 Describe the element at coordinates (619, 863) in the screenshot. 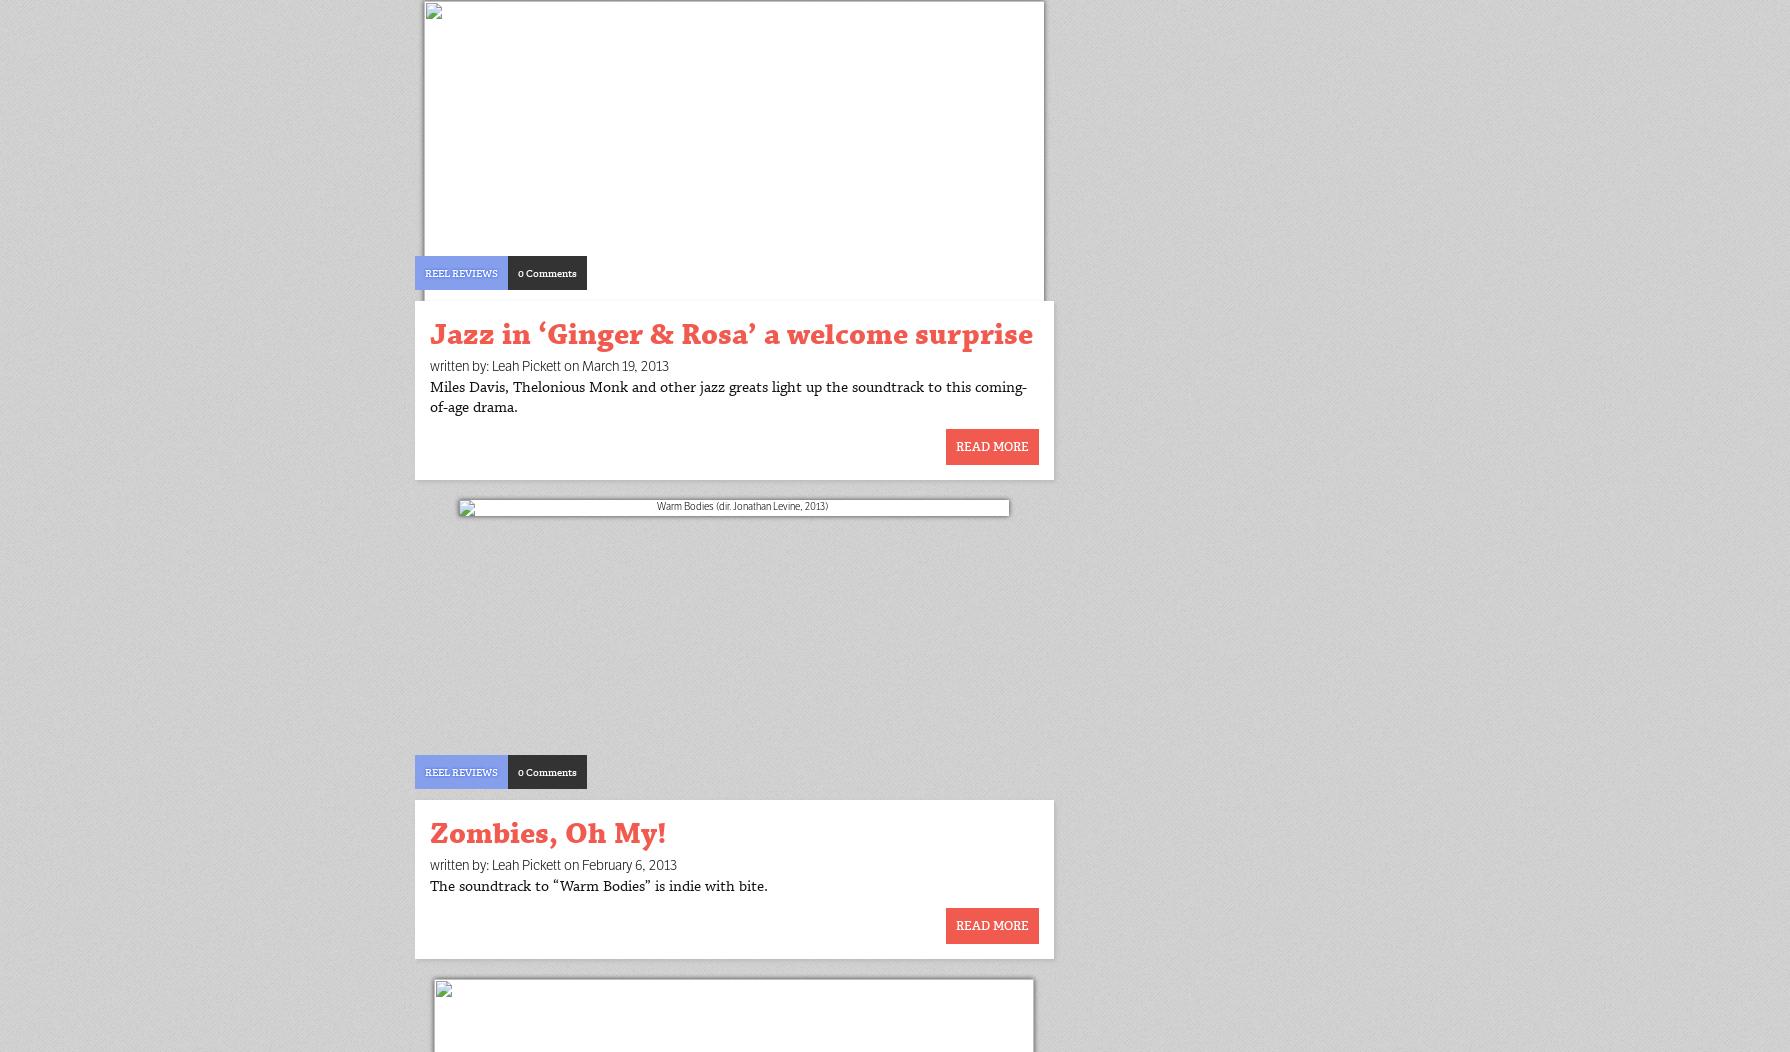

I see `'on February 6, 2013'` at that location.